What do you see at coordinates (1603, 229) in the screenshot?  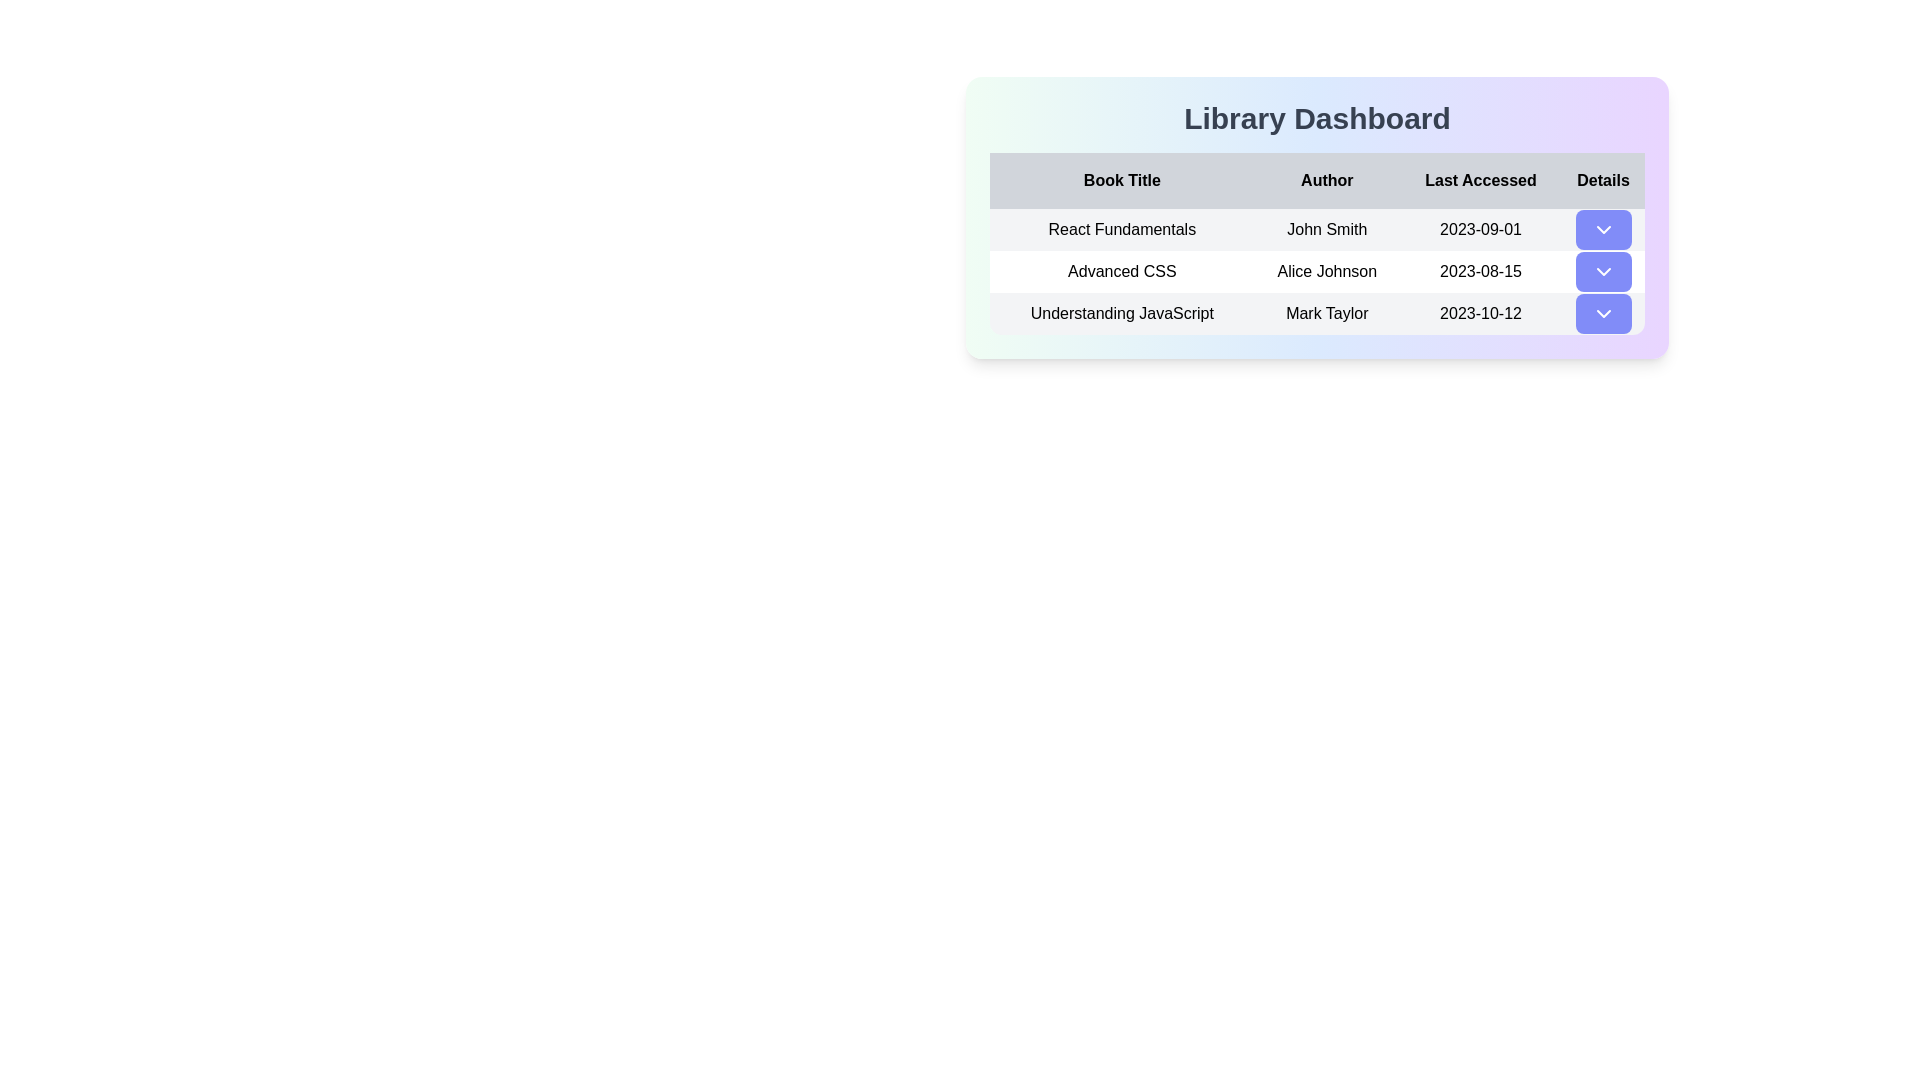 I see `the Details button located in the first row of the library dashboard table` at bounding box center [1603, 229].